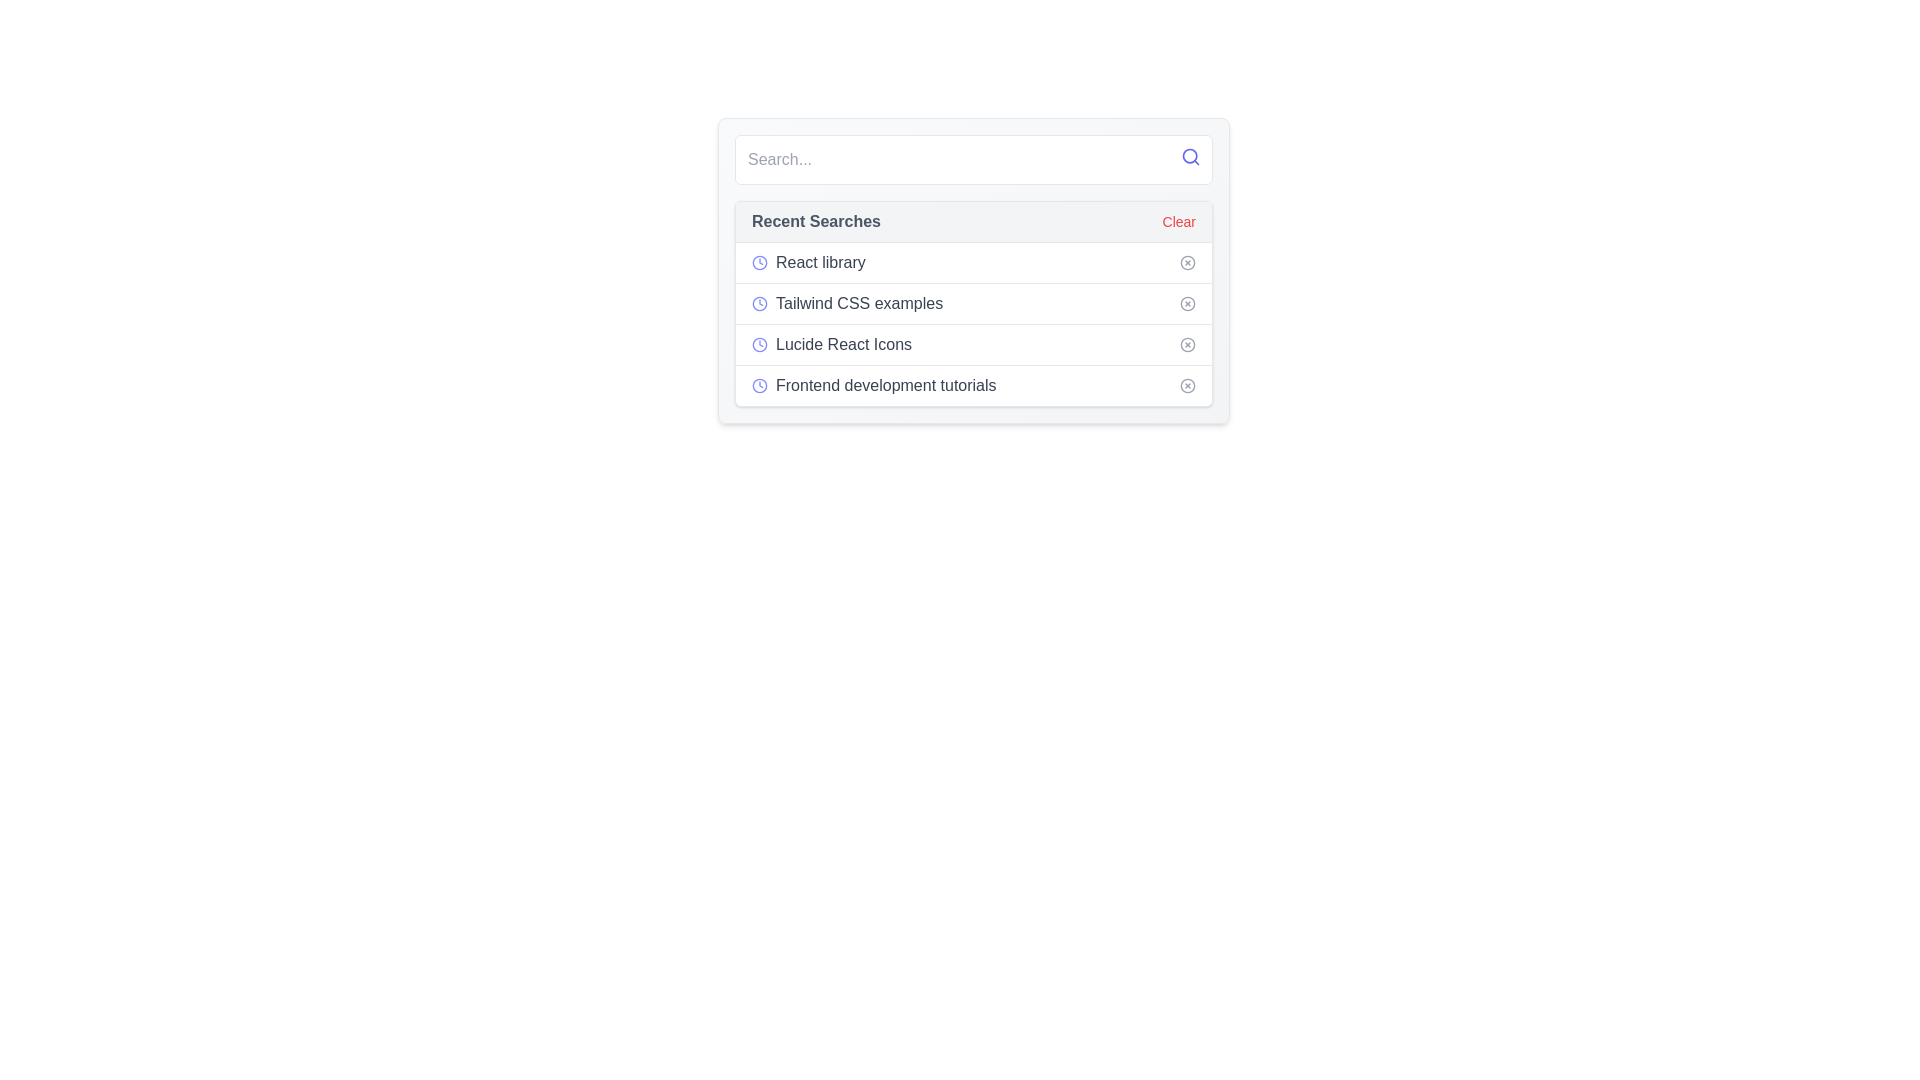 The image size is (1920, 1080). Describe the element at coordinates (885, 385) in the screenshot. I see `the fourth entry in the 'Recent Searches' list, which displays a previous search term, to read its content` at that location.